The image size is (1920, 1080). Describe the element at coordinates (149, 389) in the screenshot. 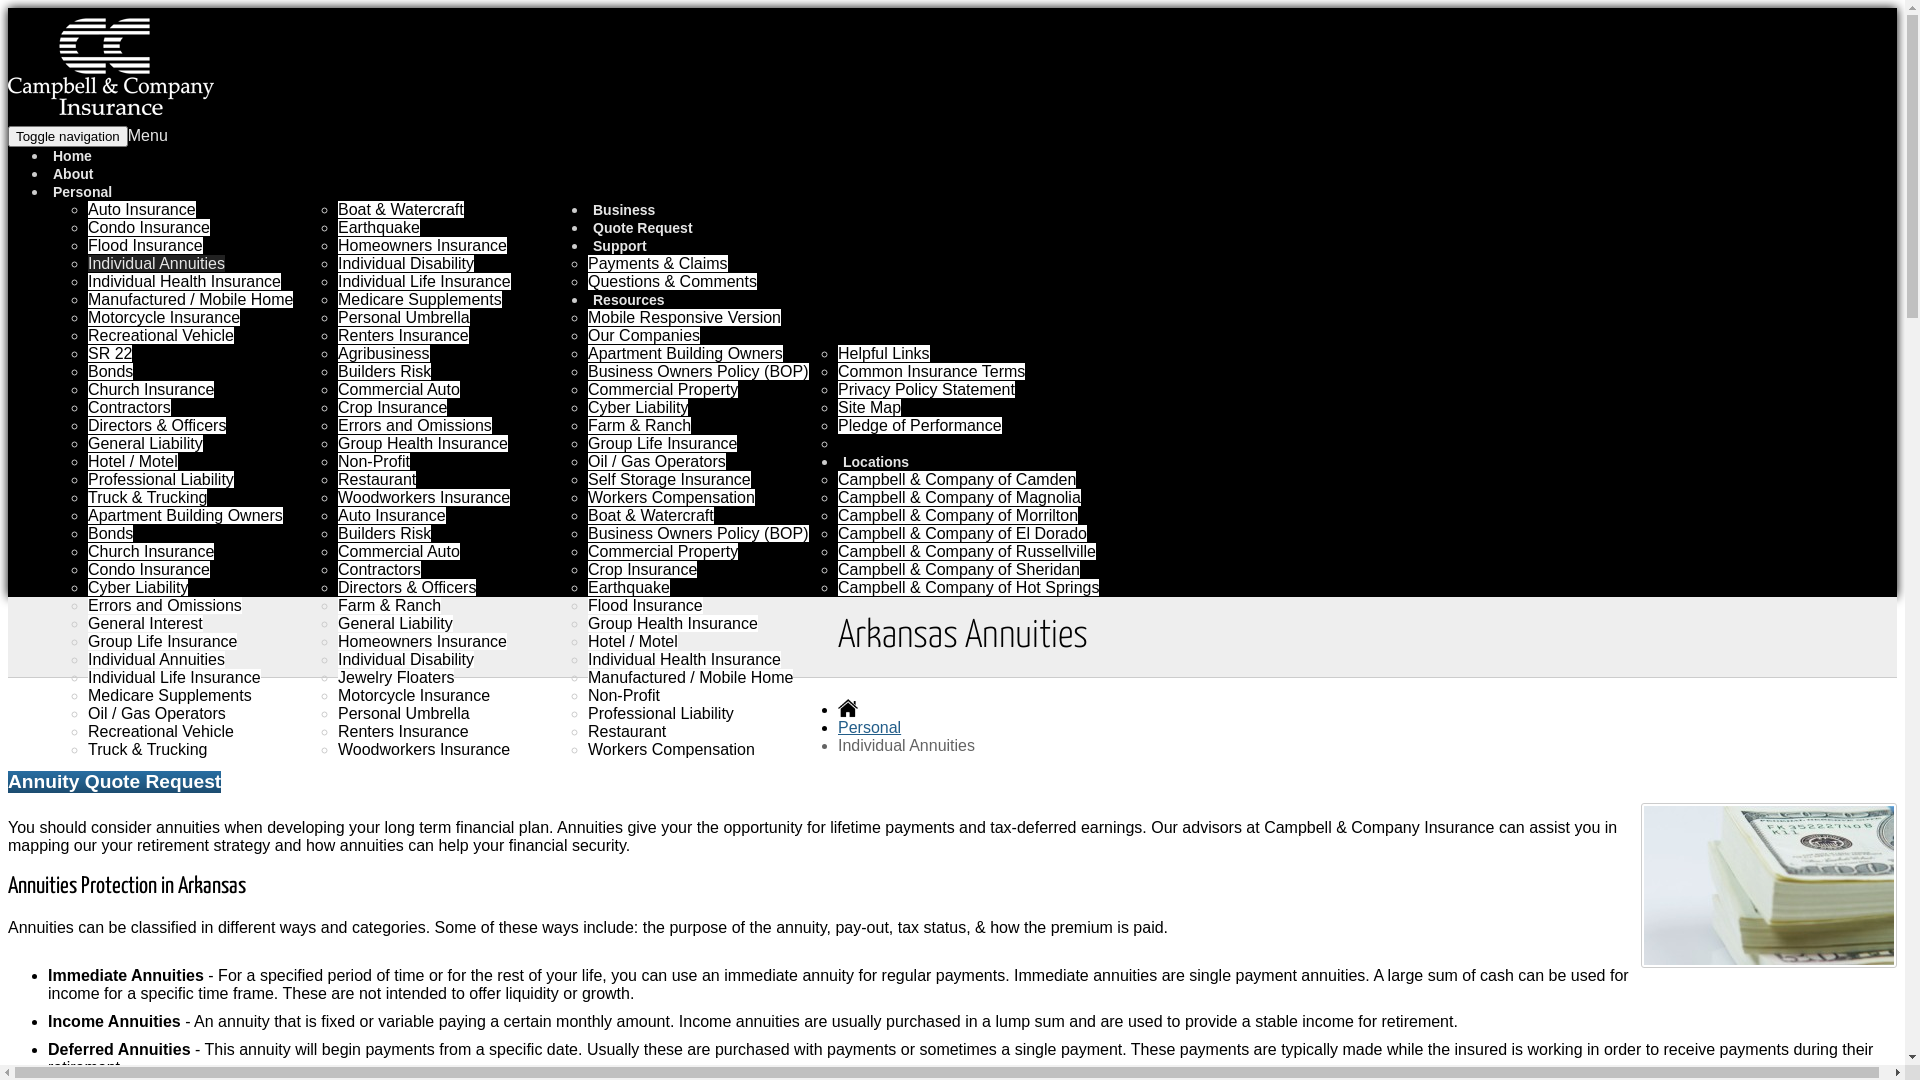

I see `'Church Insurance'` at that location.